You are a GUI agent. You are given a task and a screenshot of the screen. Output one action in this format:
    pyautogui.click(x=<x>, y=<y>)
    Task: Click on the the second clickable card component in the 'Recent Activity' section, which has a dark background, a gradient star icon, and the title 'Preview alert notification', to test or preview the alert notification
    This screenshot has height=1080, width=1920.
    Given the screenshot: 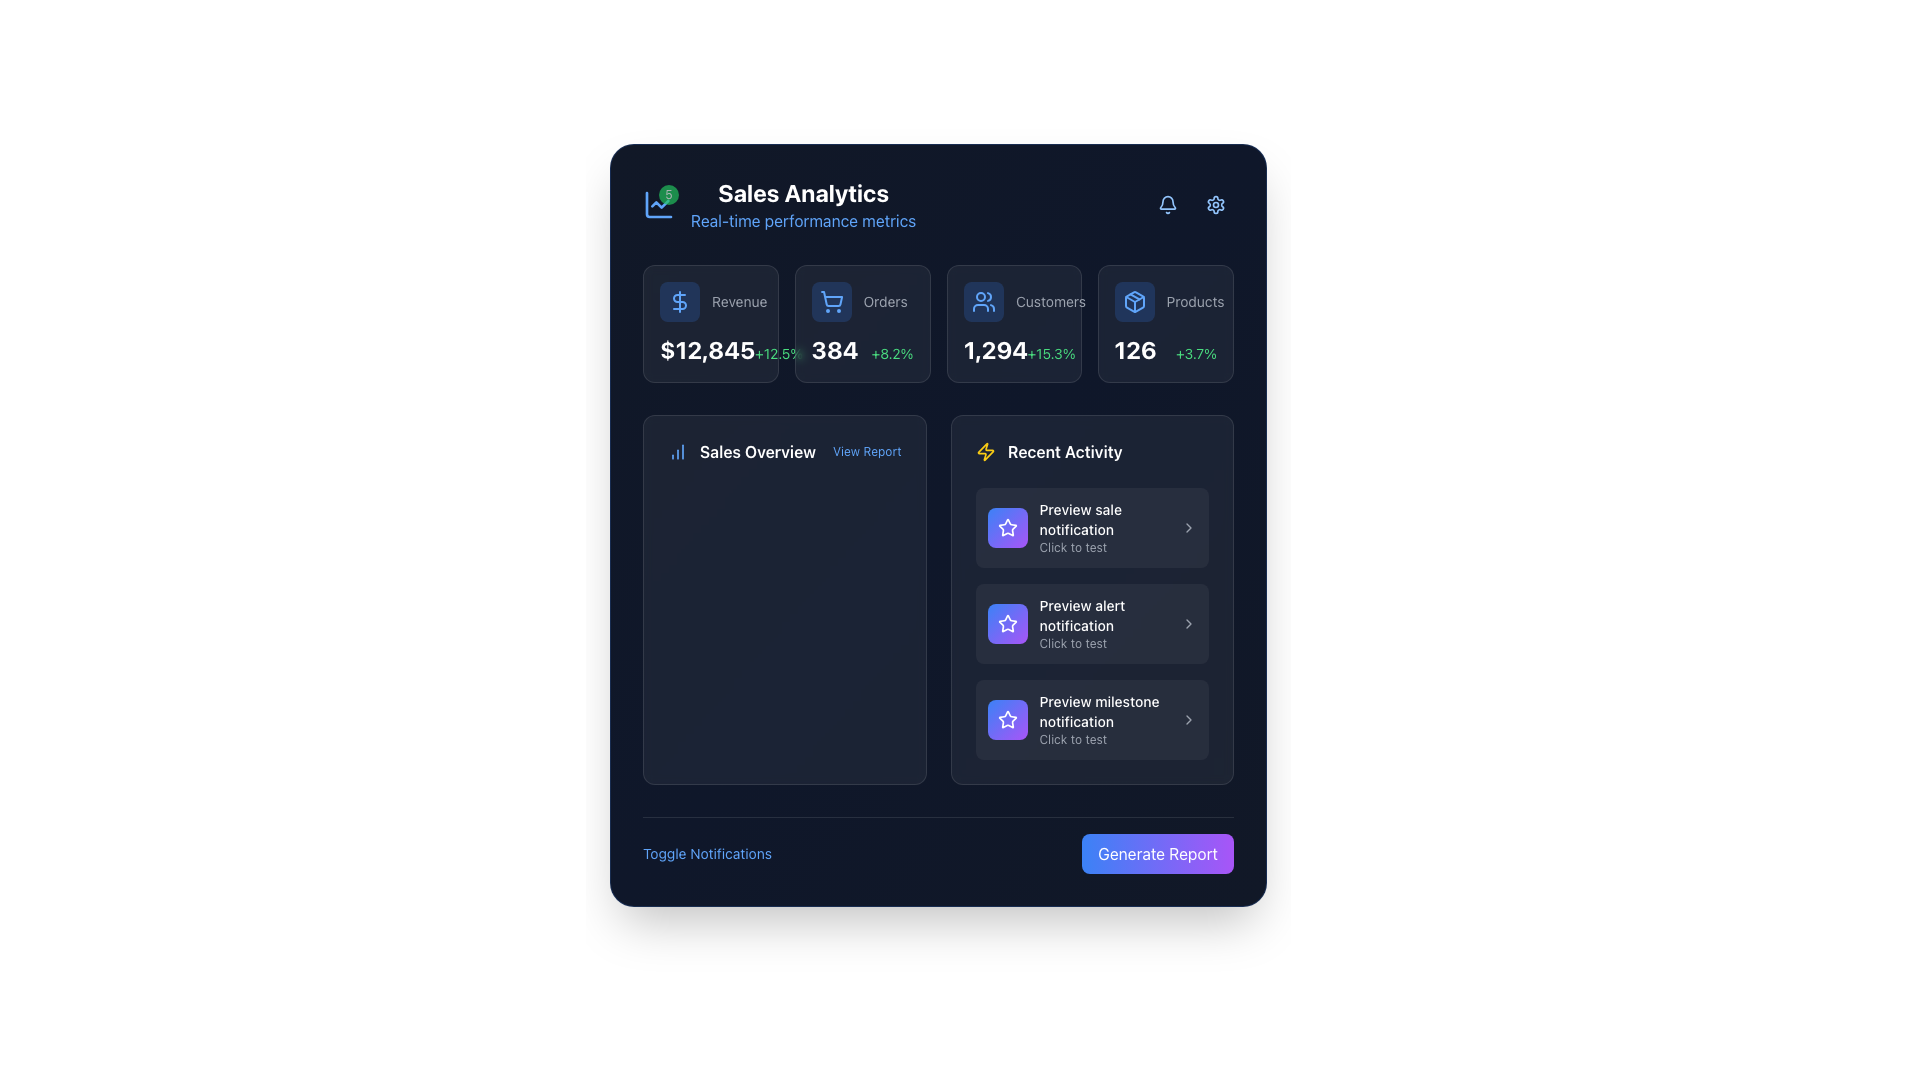 What is the action you would take?
    pyautogui.click(x=1091, y=623)
    